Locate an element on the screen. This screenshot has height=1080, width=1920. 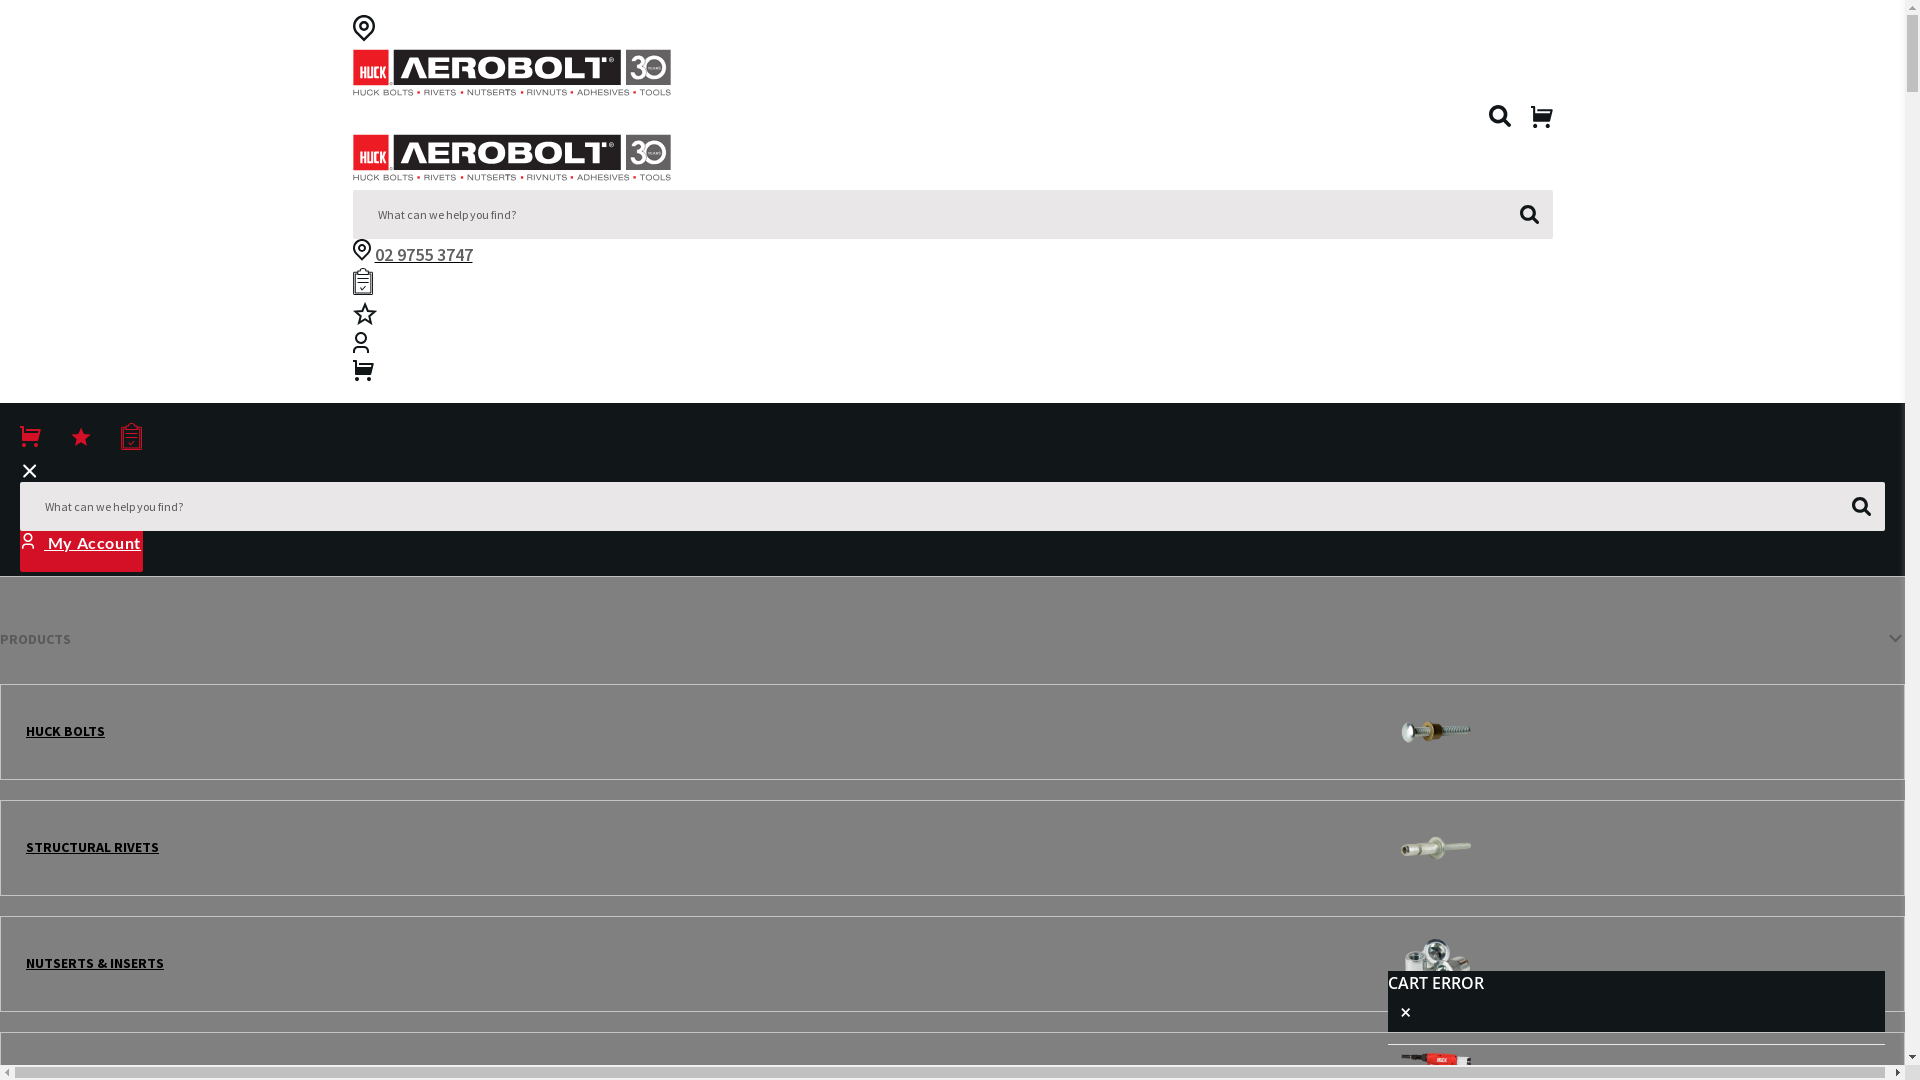
'02 9755 3747' is located at coordinates (421, 253).